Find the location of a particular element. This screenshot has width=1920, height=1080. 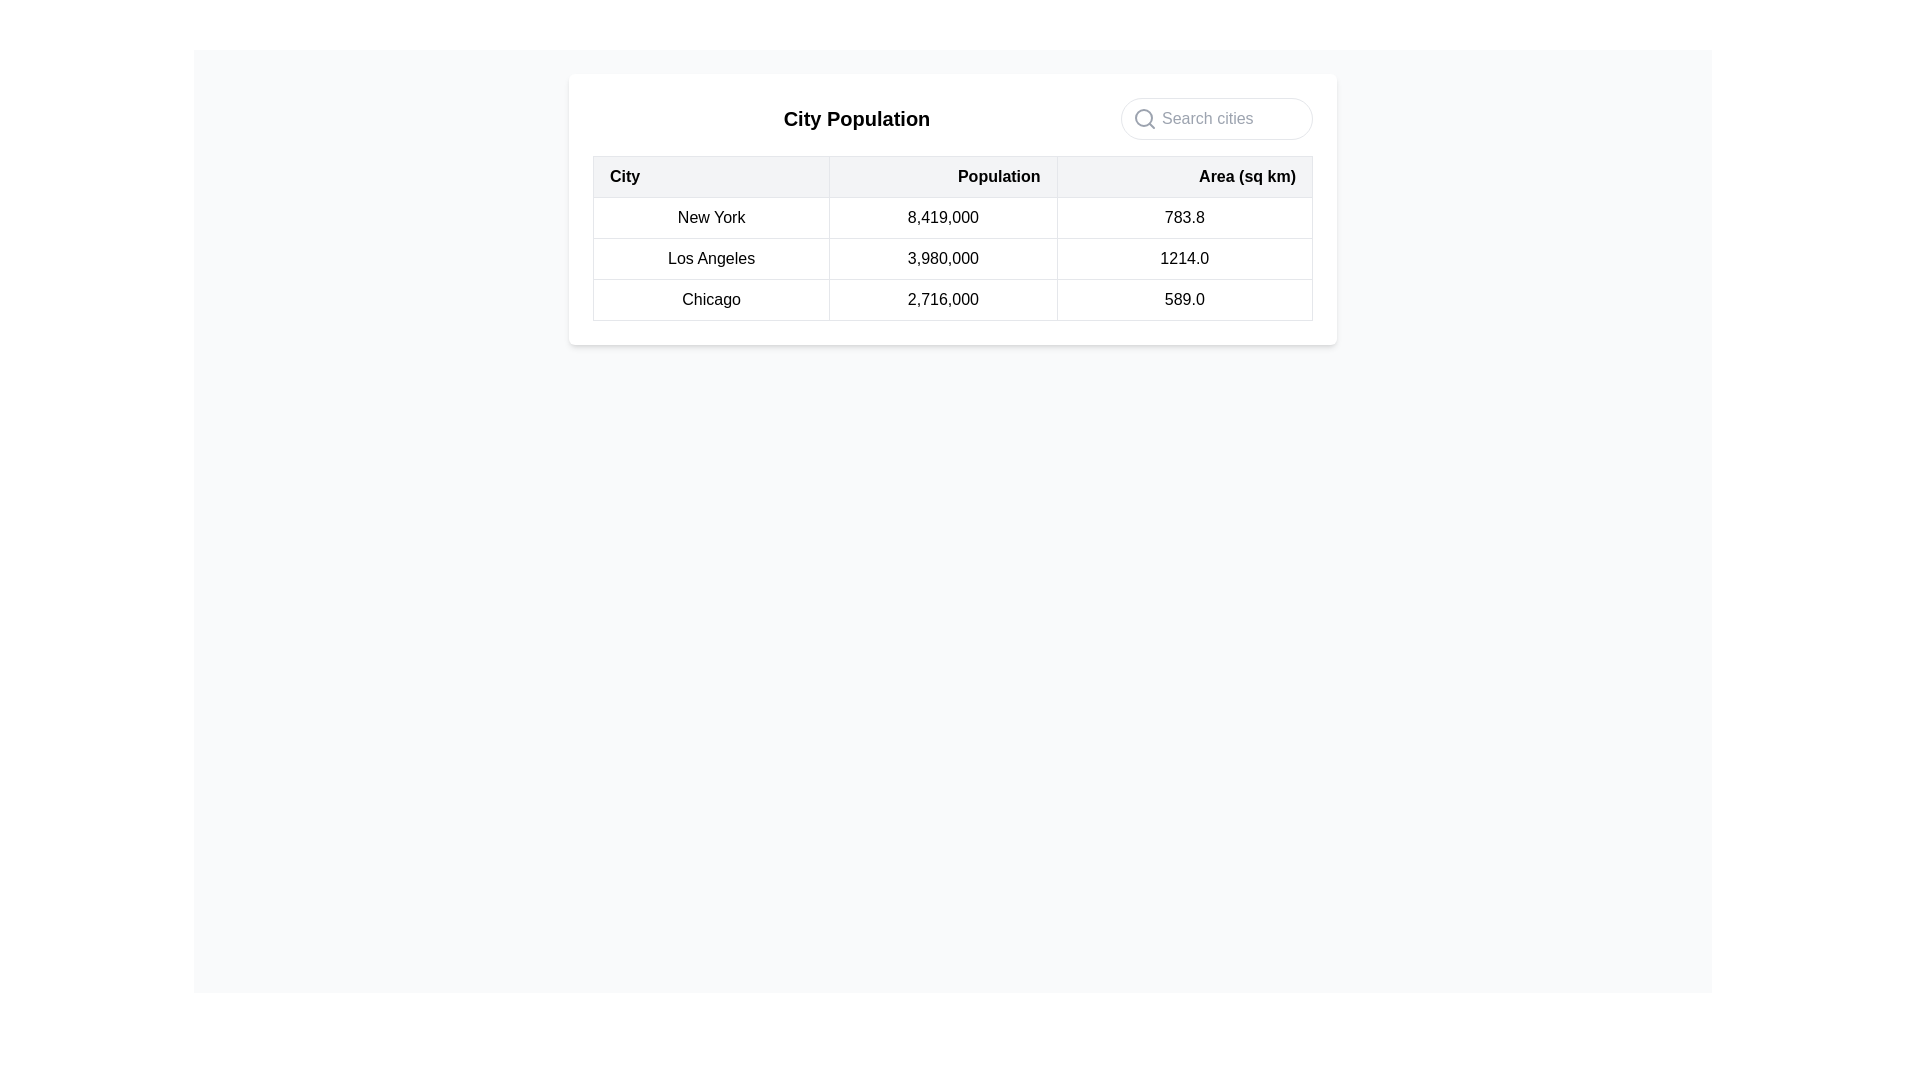

the row containing the text 'Chicago' in the city information table to view details is located at coordinates (711, 300).